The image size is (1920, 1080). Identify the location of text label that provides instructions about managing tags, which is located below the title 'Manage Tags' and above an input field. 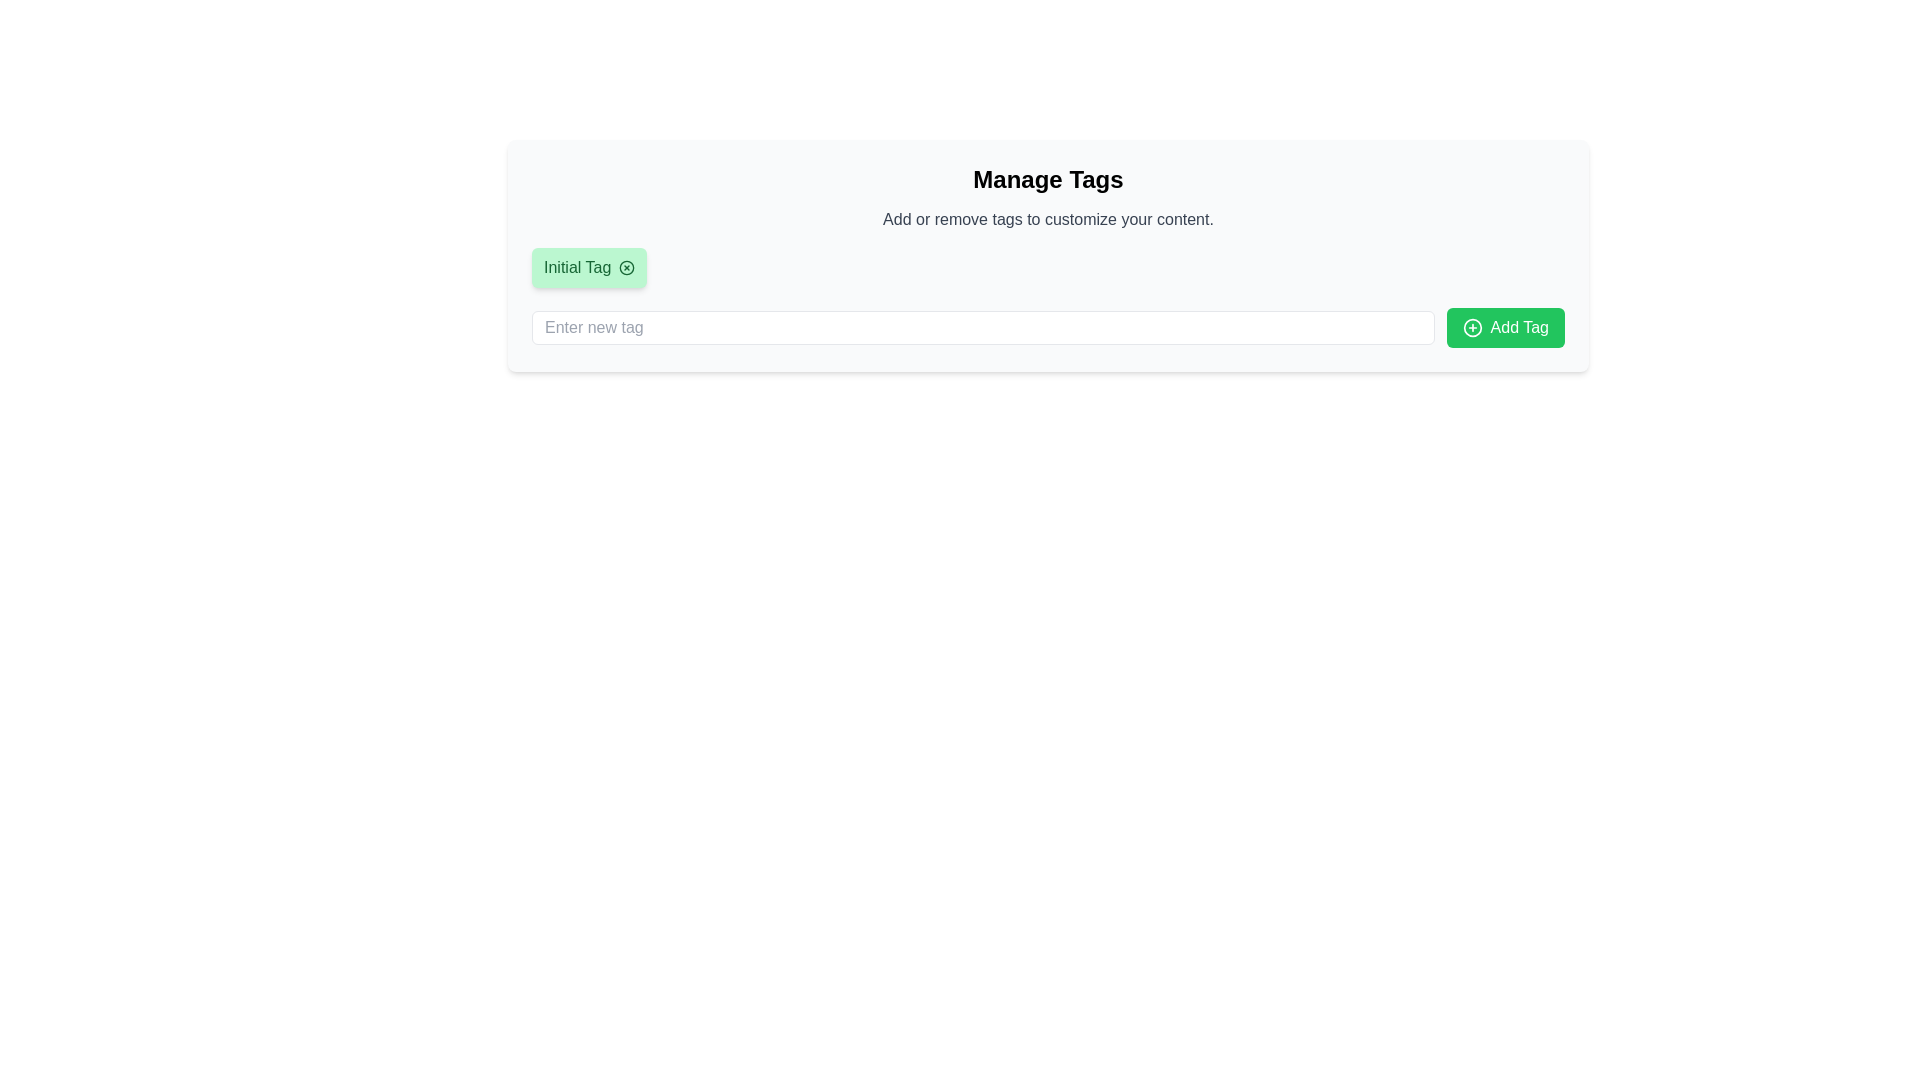
(1047, 219).